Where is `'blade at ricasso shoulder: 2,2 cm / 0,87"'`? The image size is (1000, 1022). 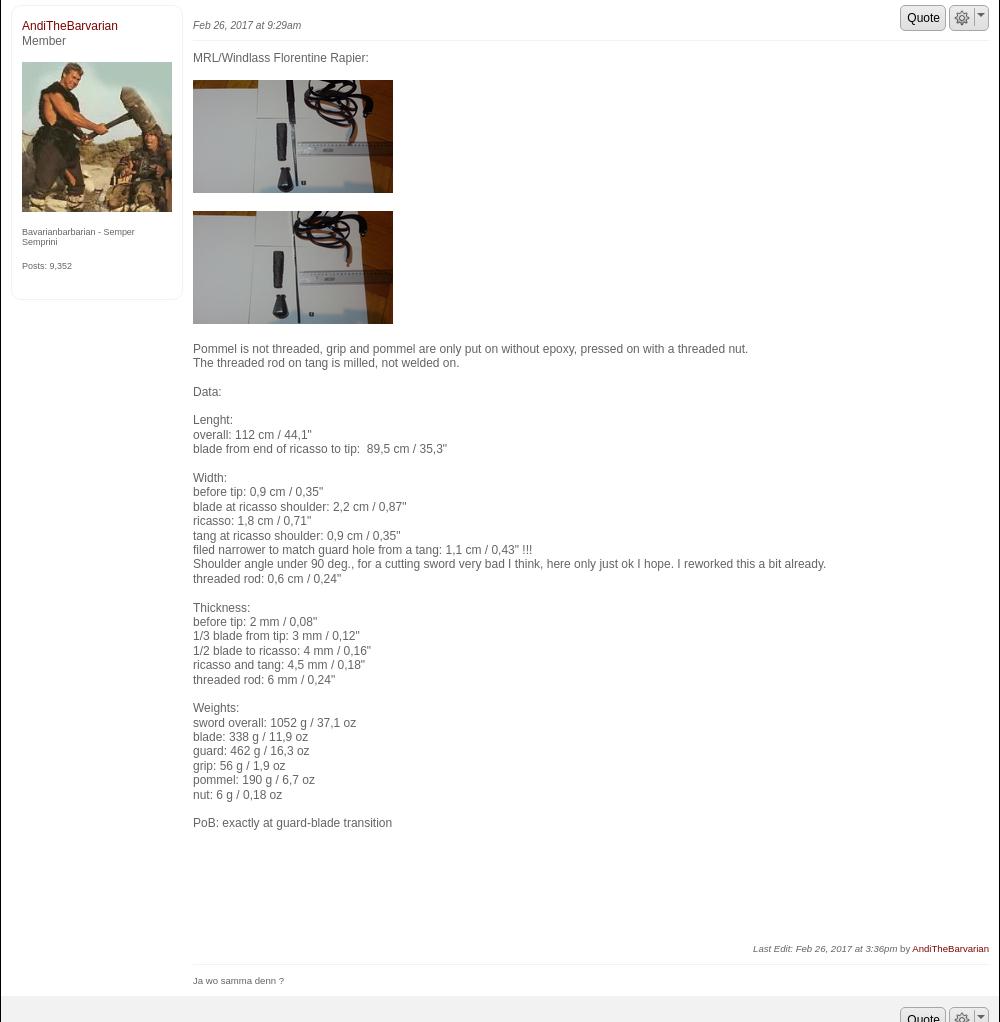 'blade at ricasso shoulder: 2,2 cm / 0,87"' is located at coordinates (299, 505).